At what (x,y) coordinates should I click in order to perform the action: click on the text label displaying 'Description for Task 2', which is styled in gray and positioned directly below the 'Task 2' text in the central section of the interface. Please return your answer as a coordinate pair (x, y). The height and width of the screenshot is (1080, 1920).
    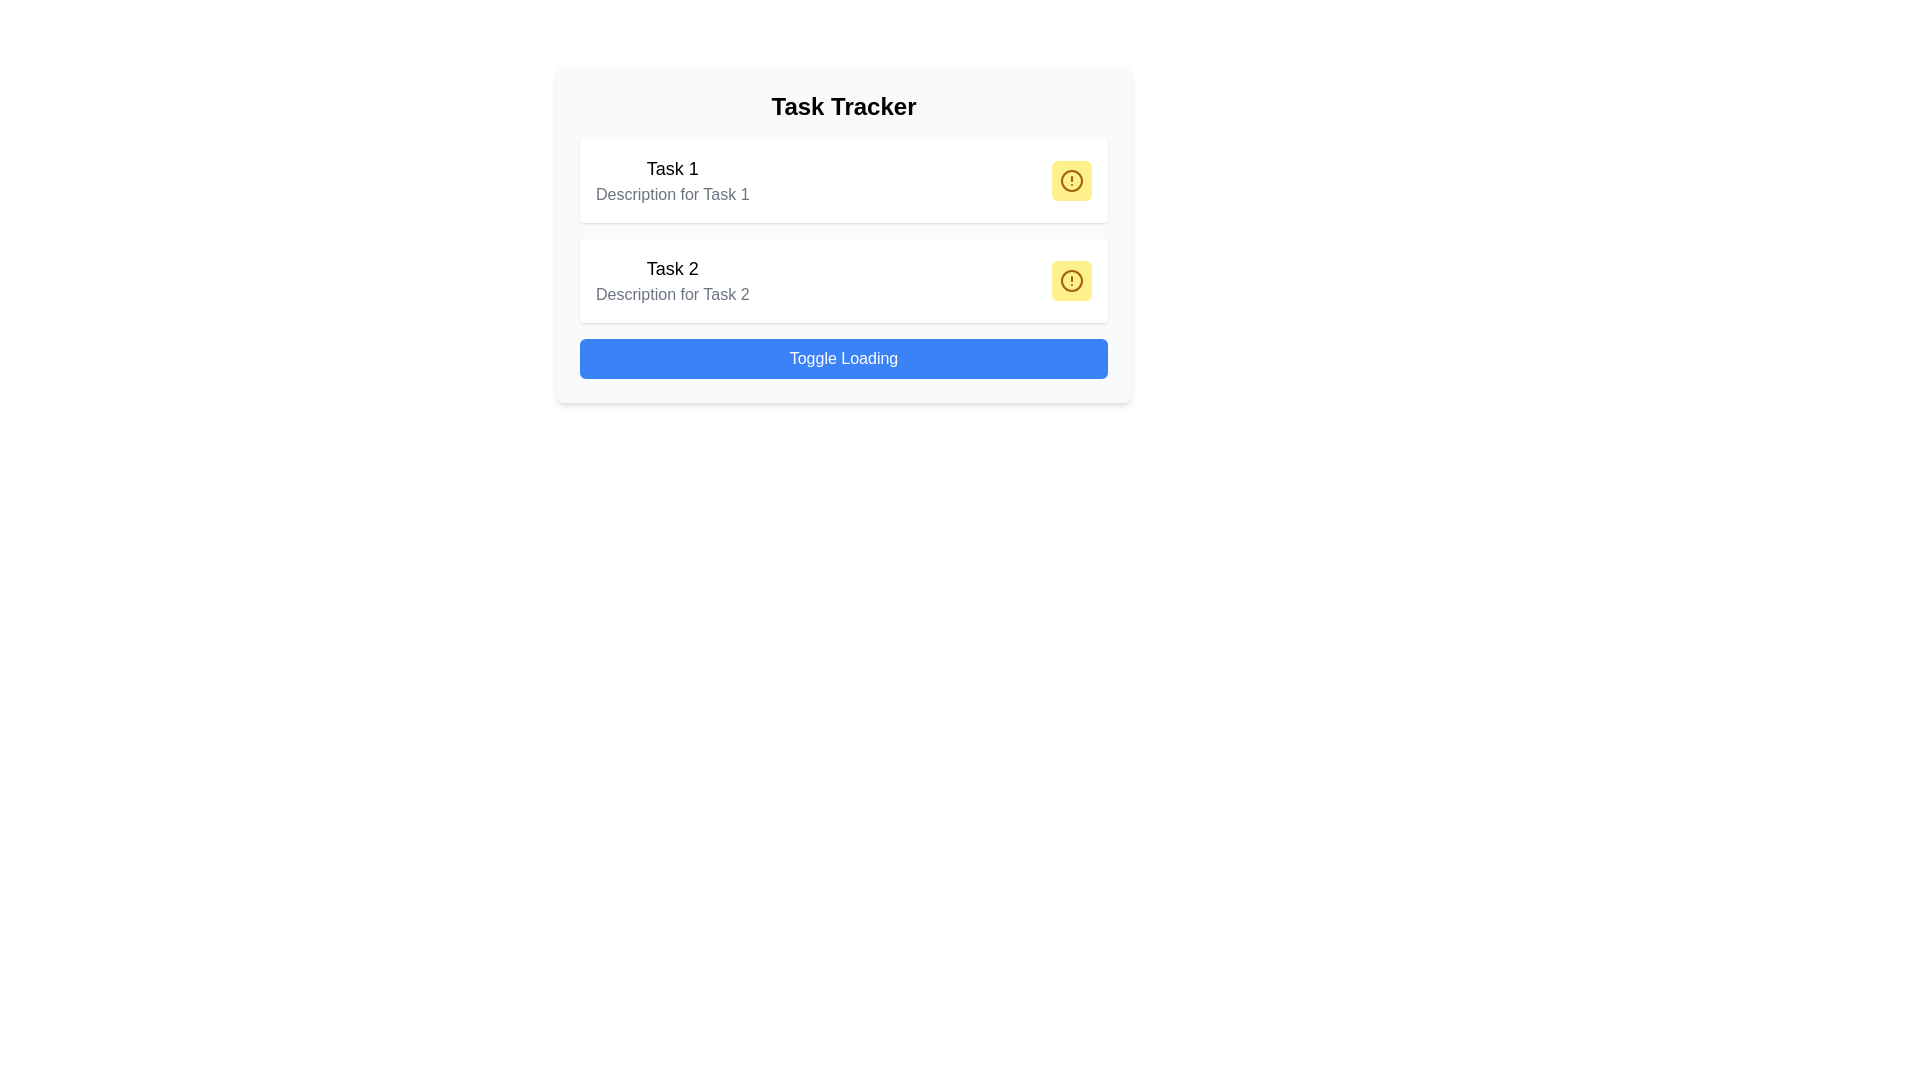
    Looking at the image, I should click on (672, 294).